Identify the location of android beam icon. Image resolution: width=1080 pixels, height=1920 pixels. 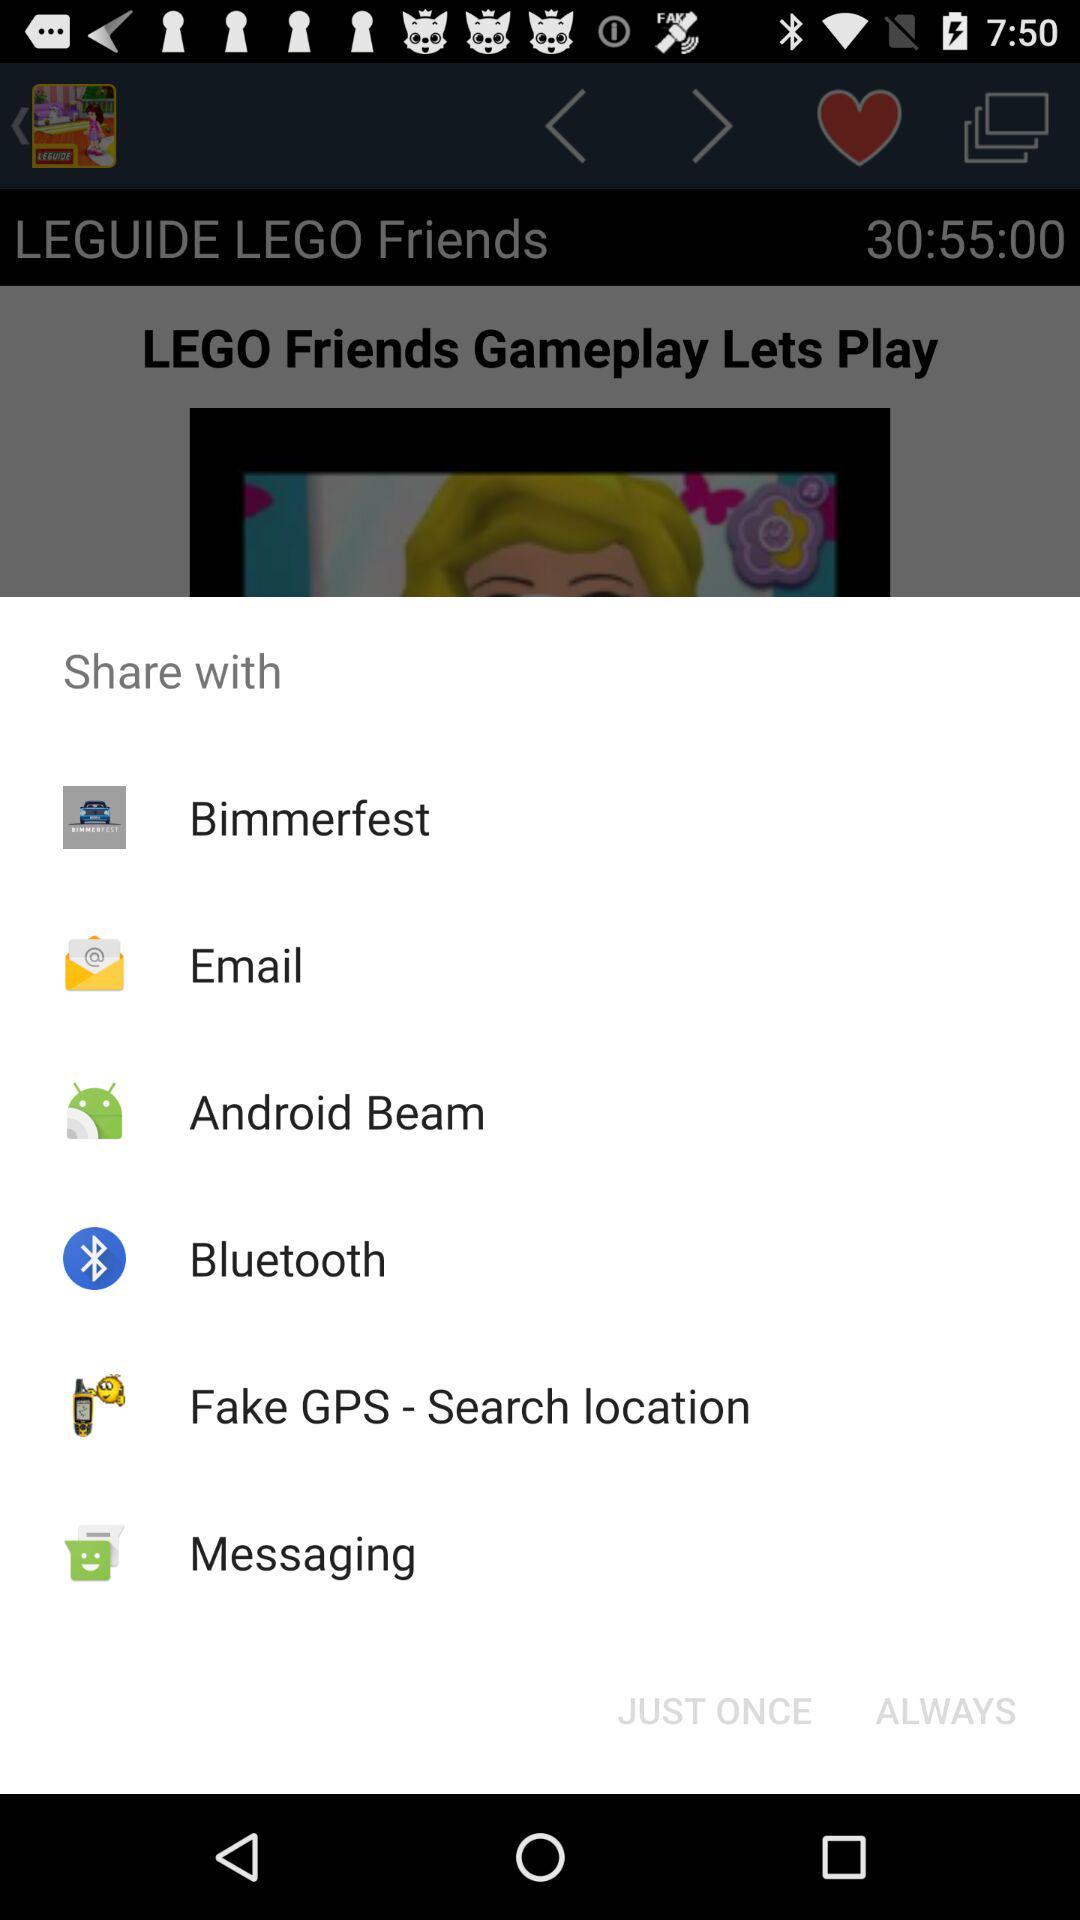
(336, 1110).